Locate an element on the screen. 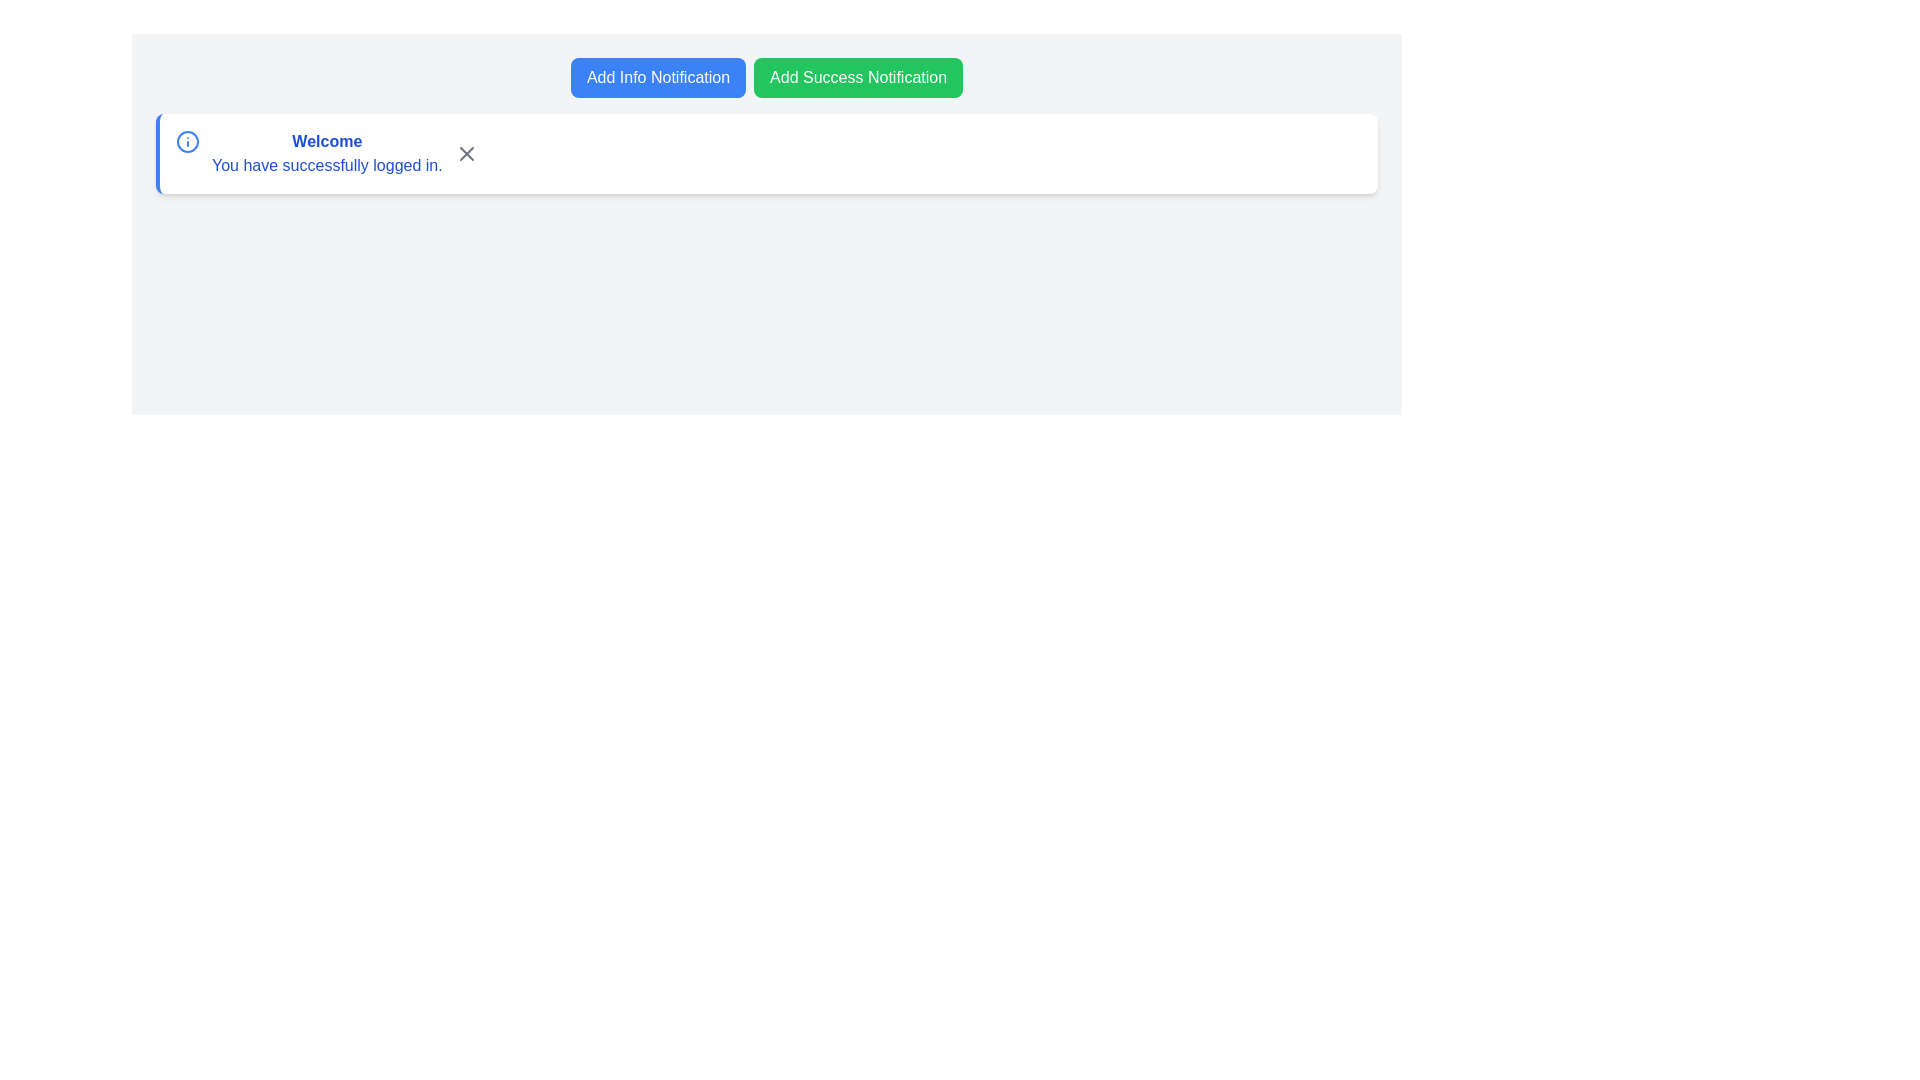  the welcoming message text element located at the top-left of the notification box is located at coordinates (327, 141).